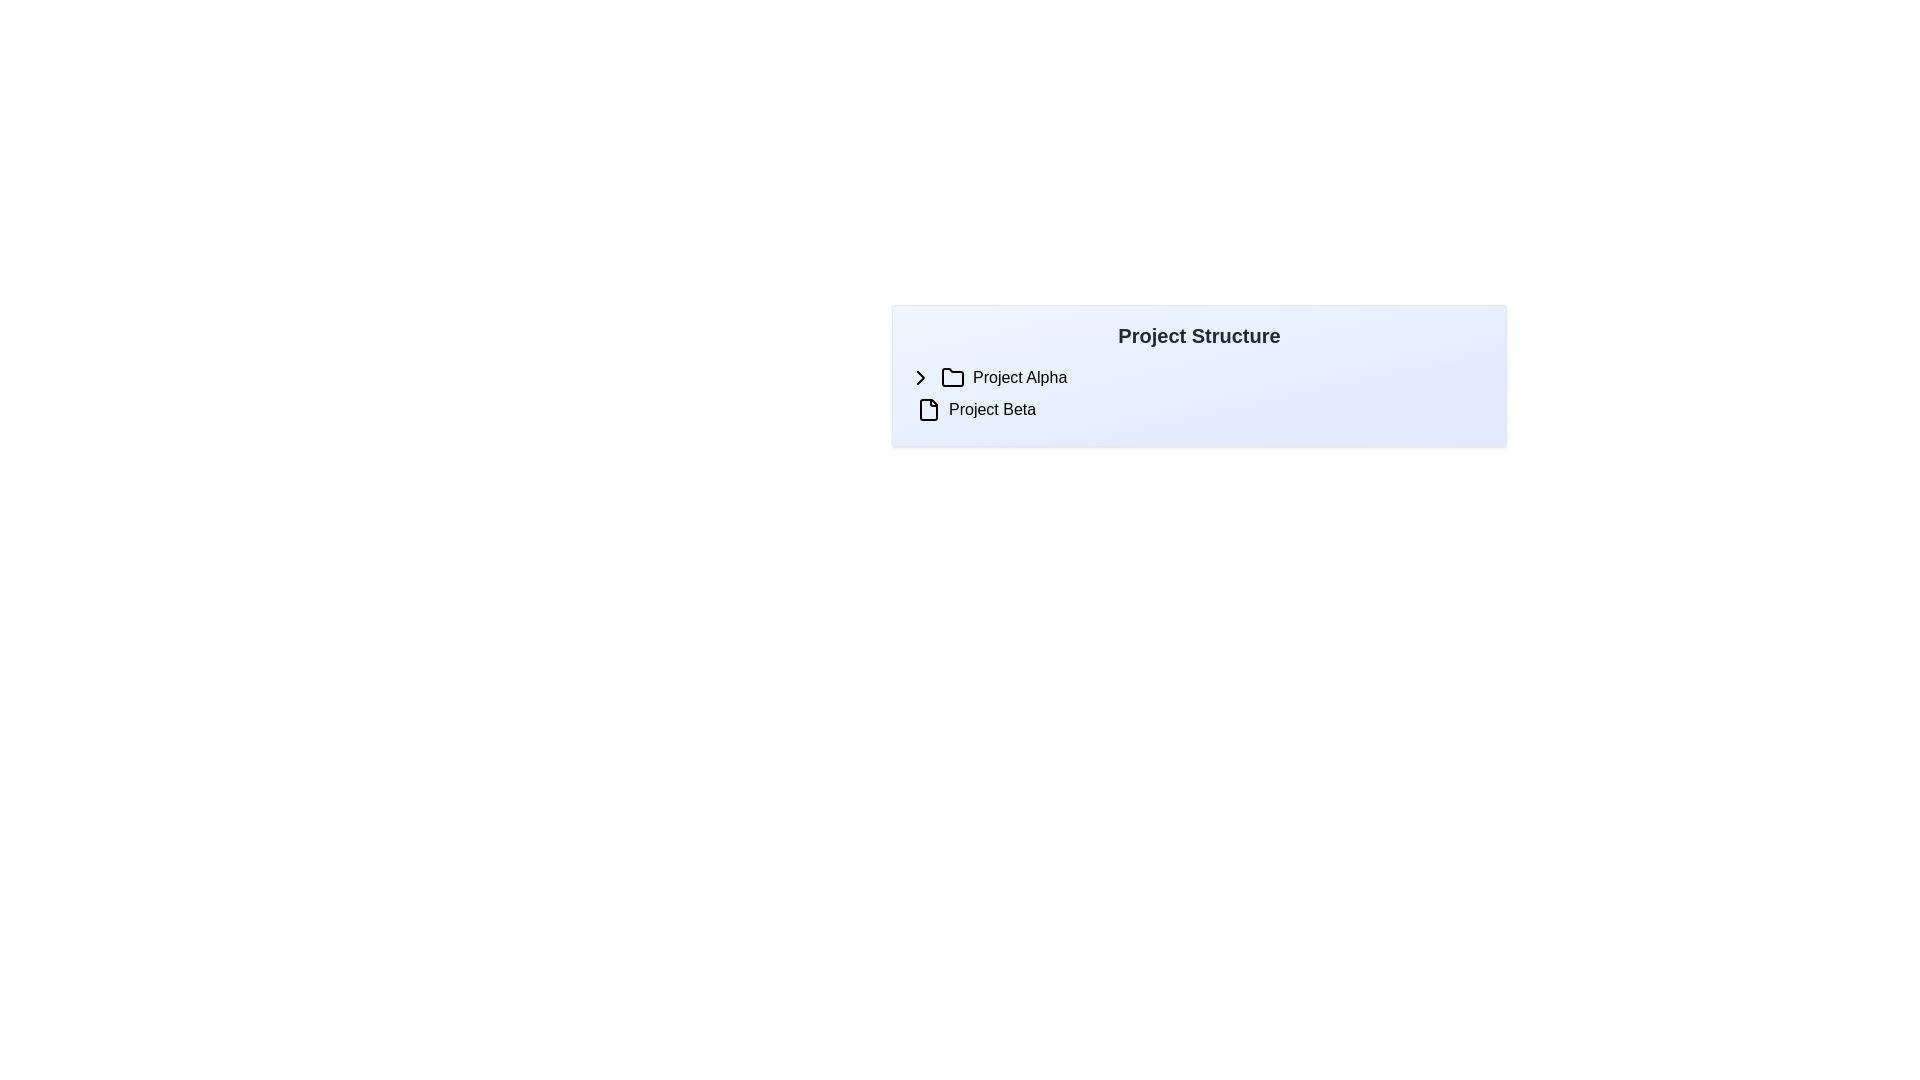 This screenshot has height=1080, width=1920. Describe the element at coordinates (928, 408) in the screenshot. I see `document icon located to the left of the text 'Project Beta', which is rendered in a minimalist style with black strokes` at that location.